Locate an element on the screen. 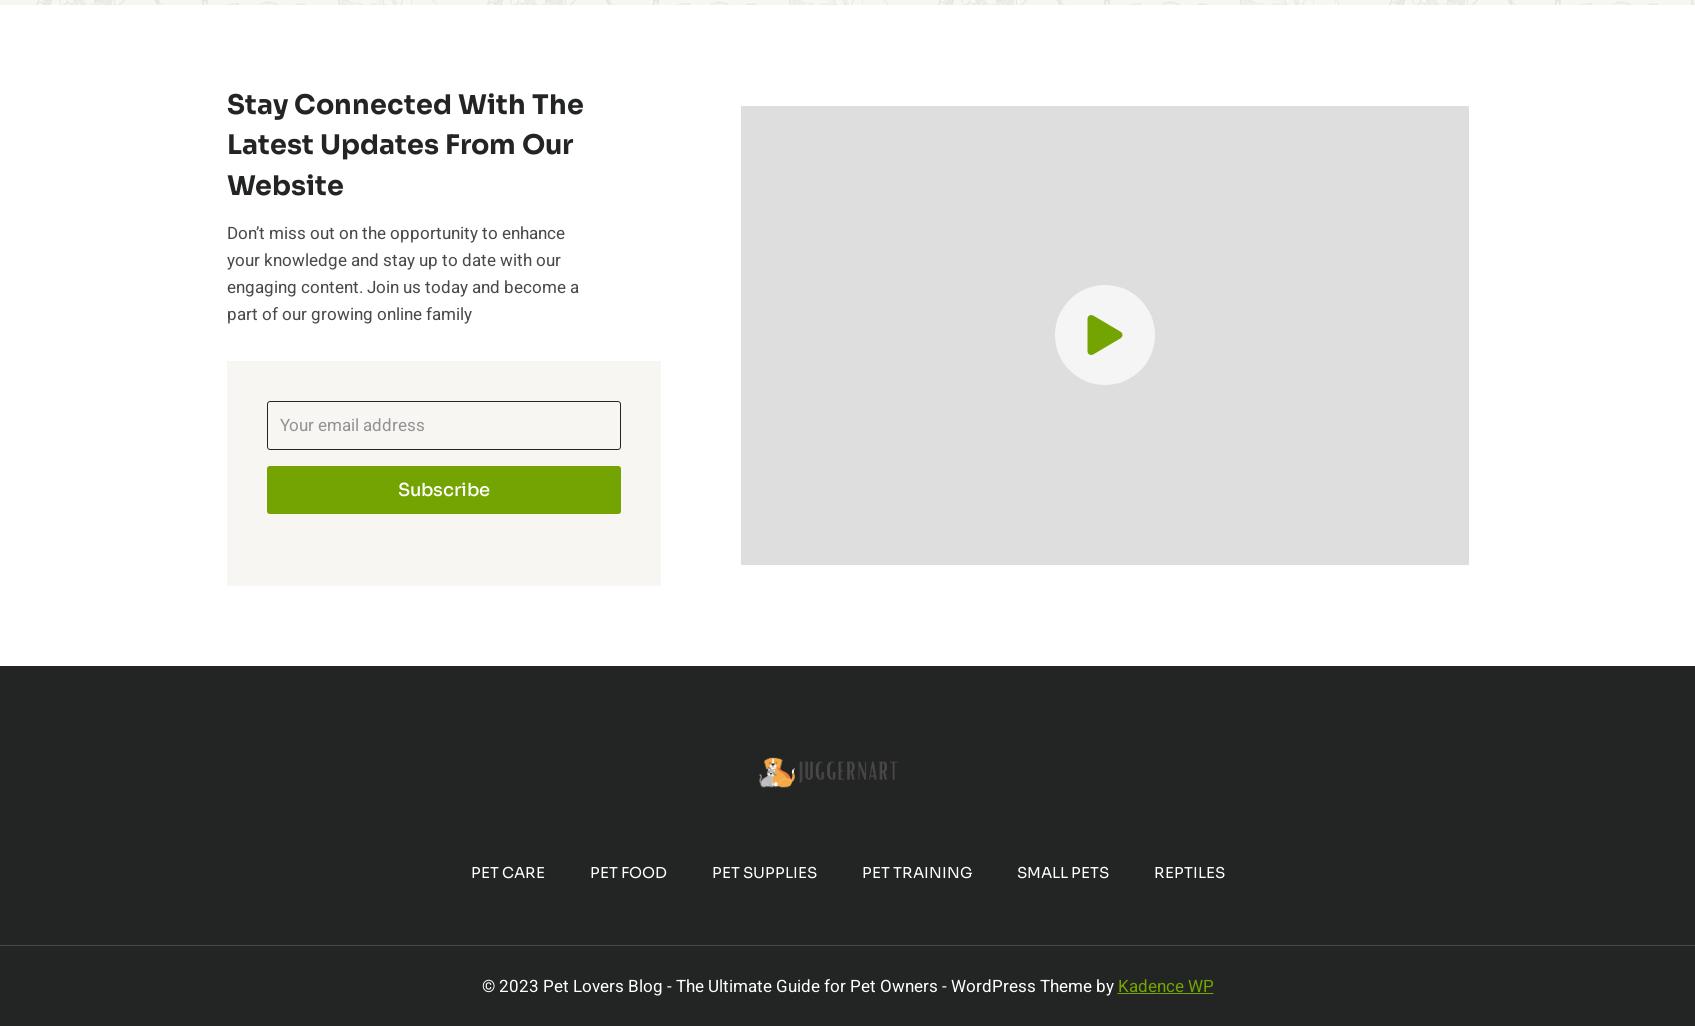 The height and width of the screenshot is (1026, 1695). 'Kadence WP' is located at coordinates (1163, 984).